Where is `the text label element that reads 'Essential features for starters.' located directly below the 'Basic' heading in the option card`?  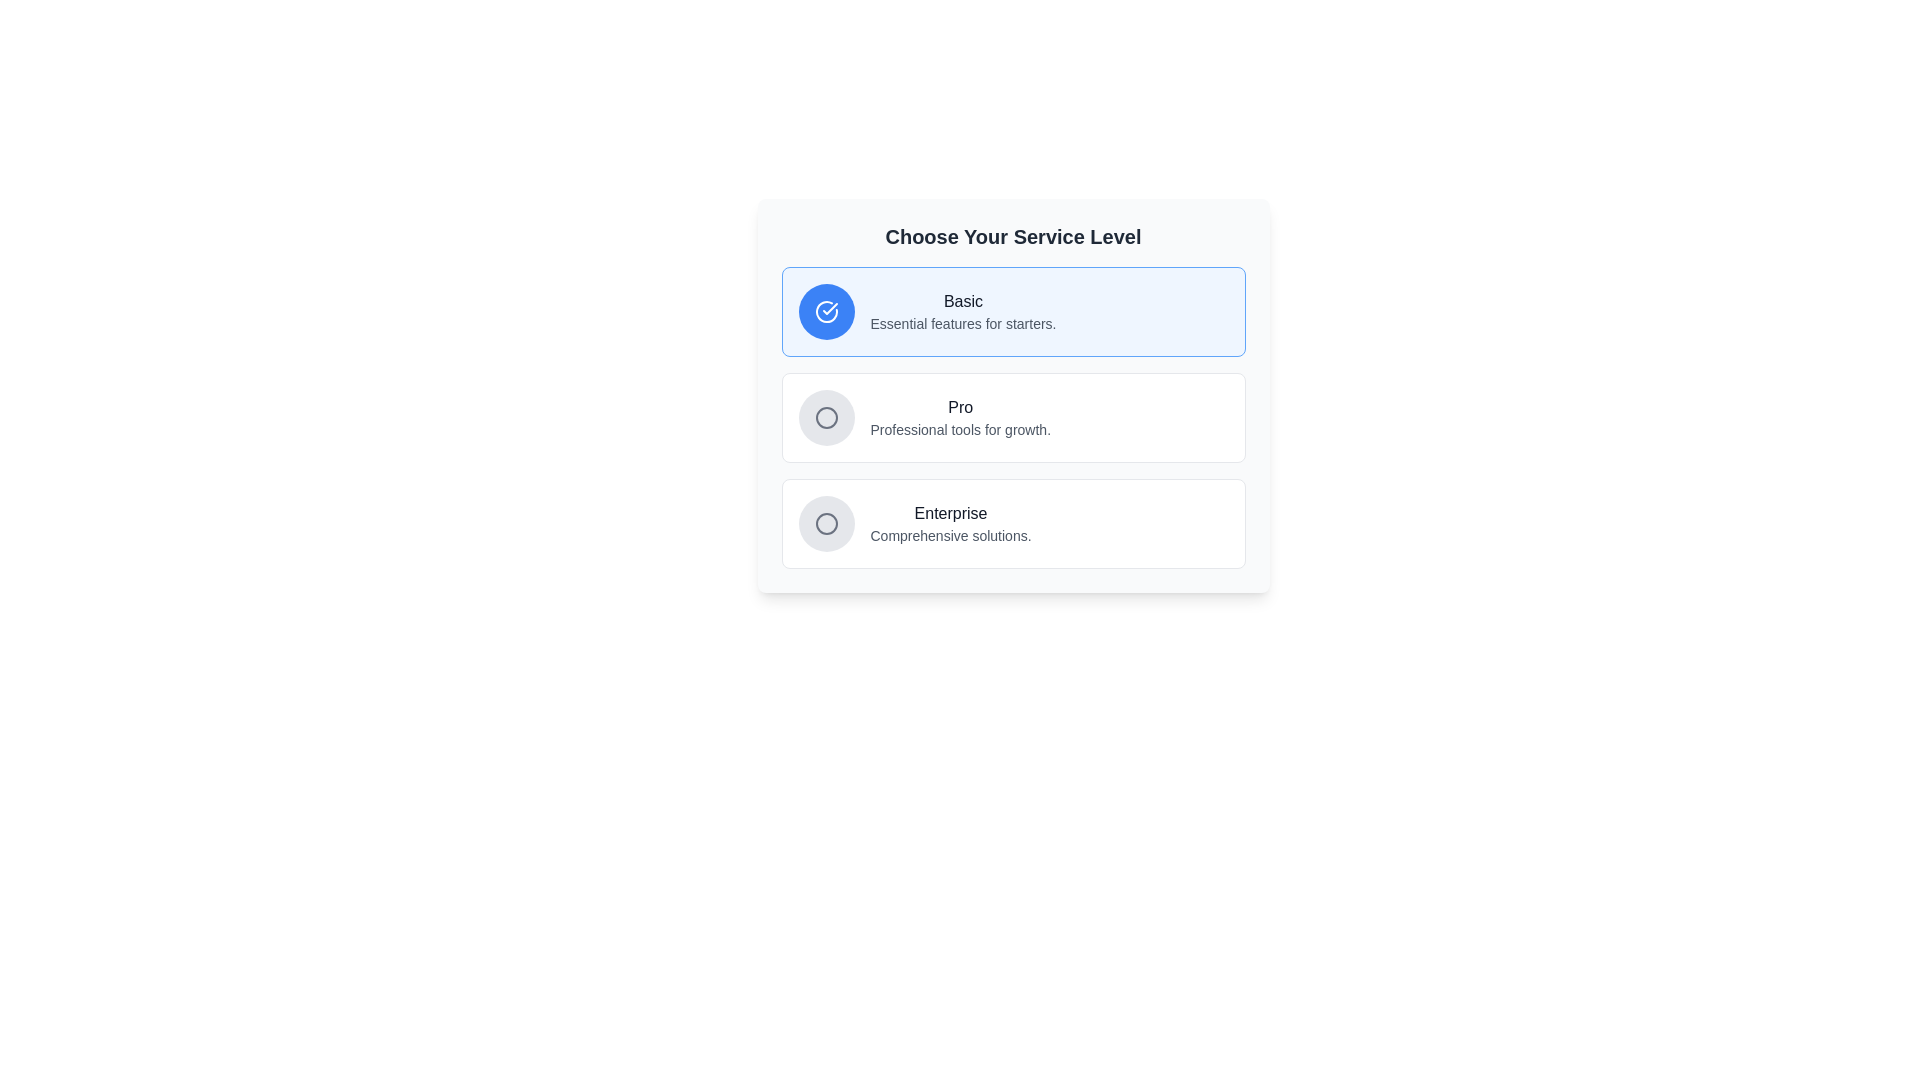 the text label element that reads 'Essential features for starters.' located directly below the 'Basic' heading in the option card is located at coordinates (963, 323).